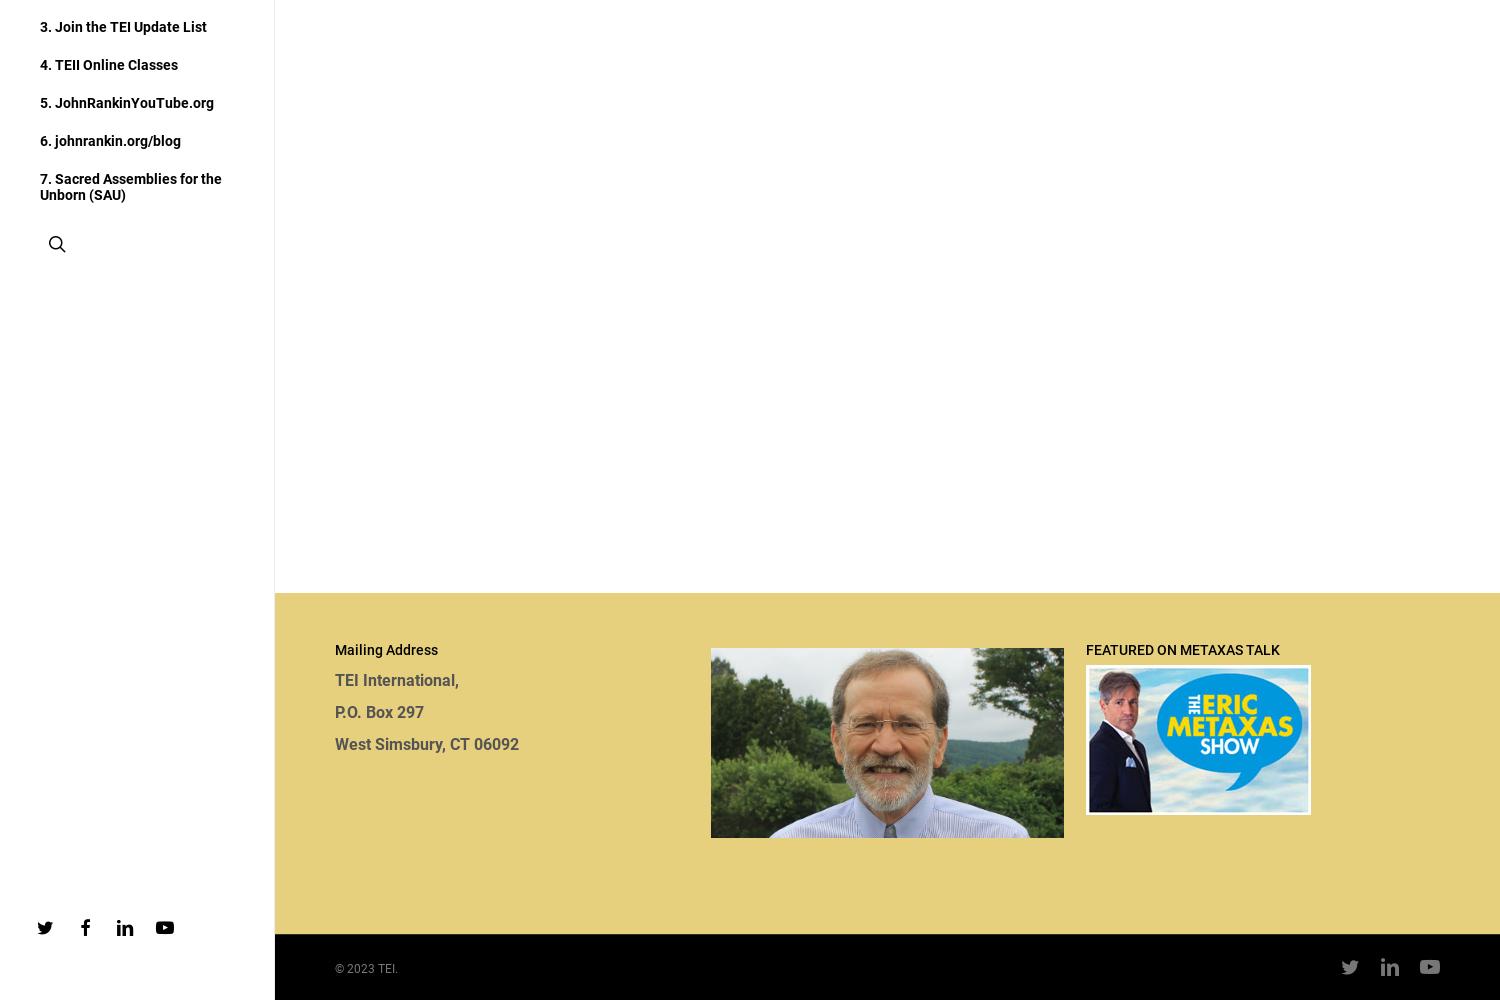 The height and width of the screenshot is (1000, 1500). I want to click on '6. johnrankin.org/blog', so click(40, 141).